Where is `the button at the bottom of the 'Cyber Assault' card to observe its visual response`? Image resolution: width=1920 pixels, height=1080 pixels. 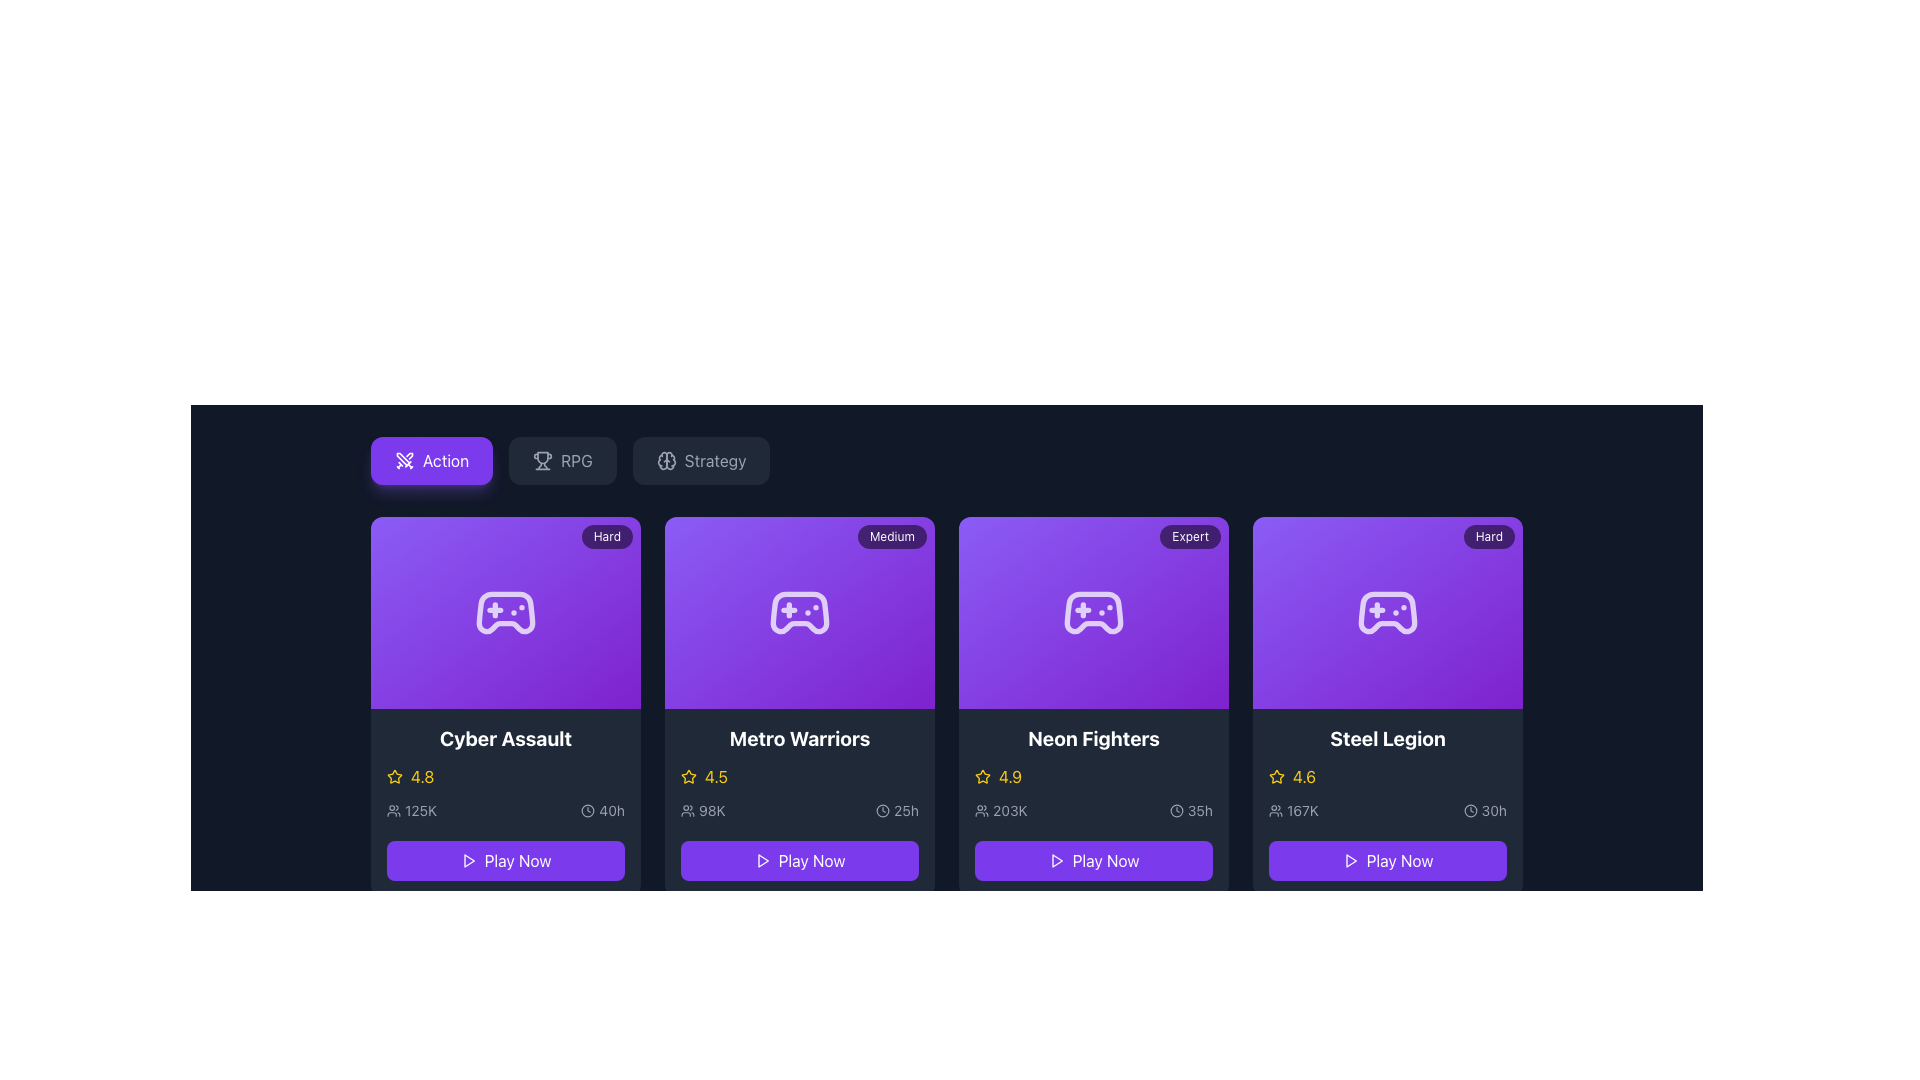
the button at the bottom of the 'Cyber Assault' card to observe its visual response is located at coordinates (505, 855).